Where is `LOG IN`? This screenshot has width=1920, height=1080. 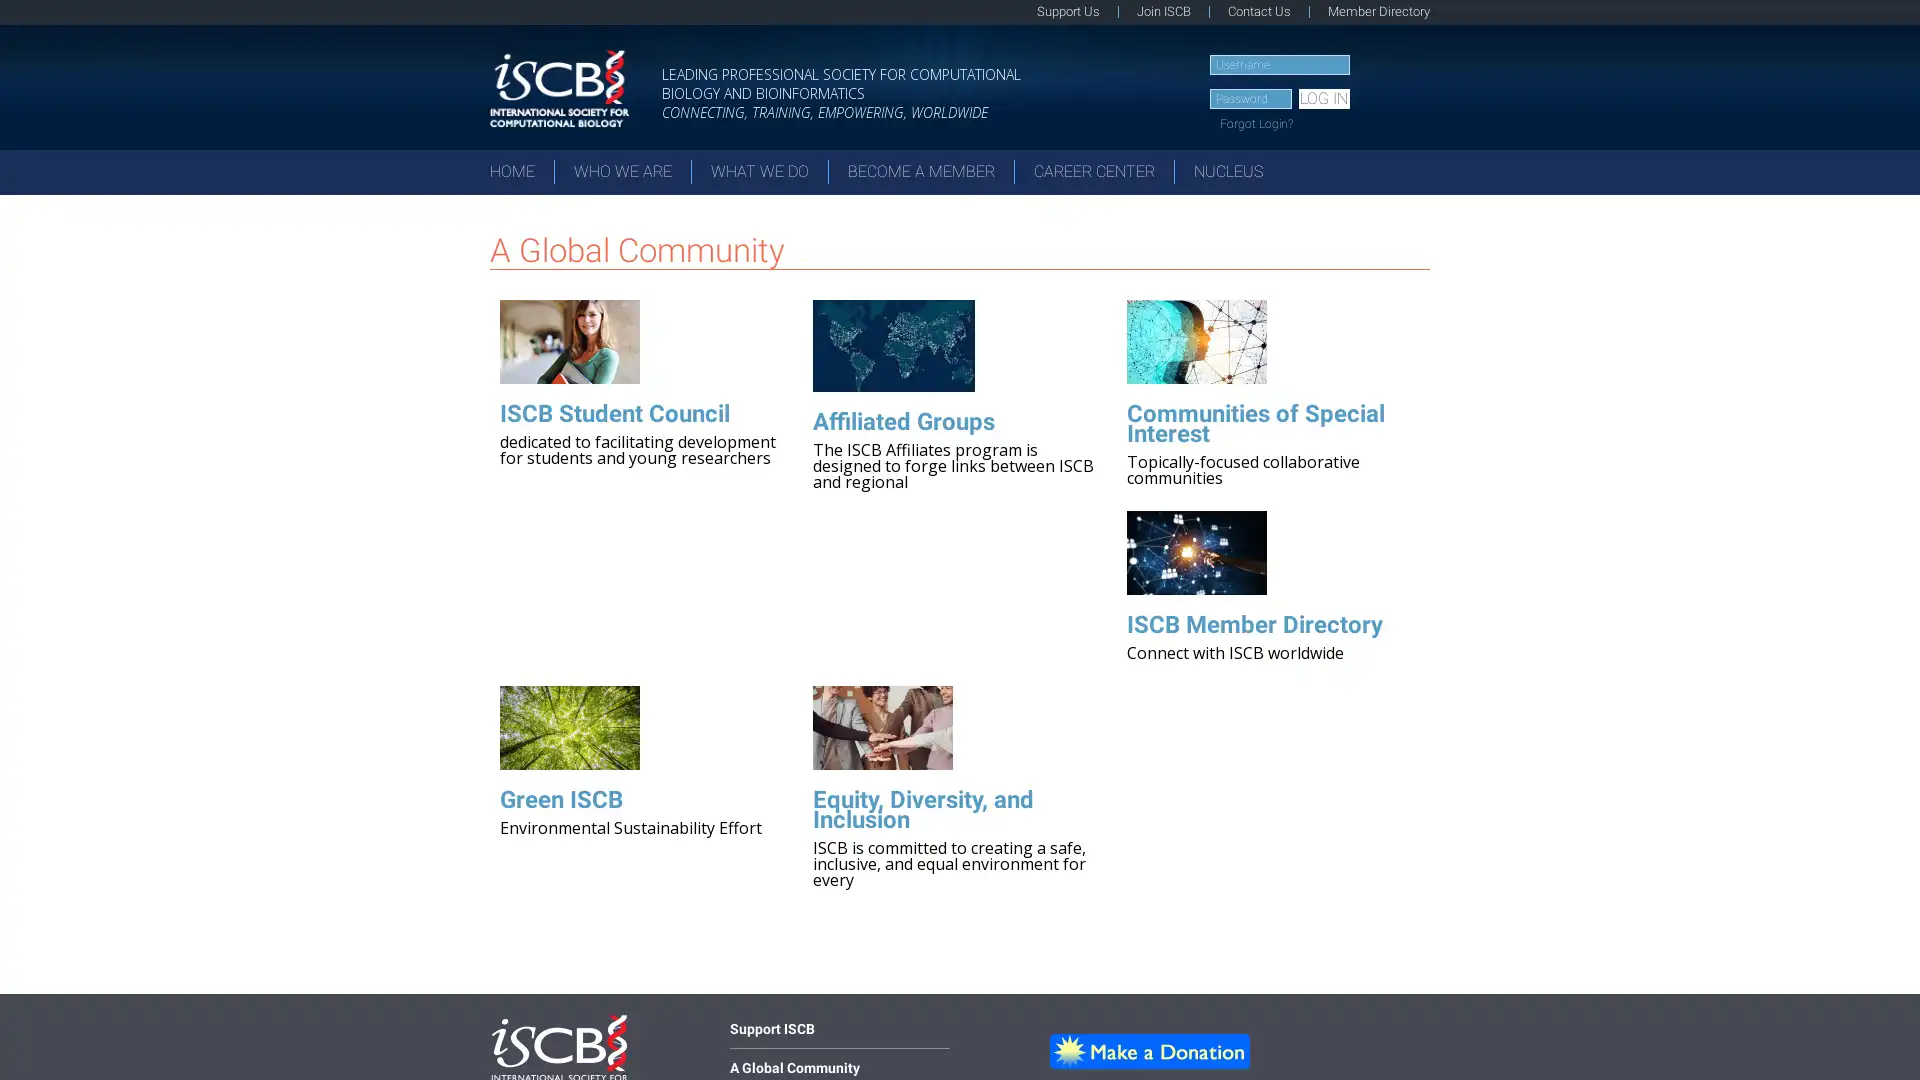 LOG IN is located at coordinates (1323, 99).